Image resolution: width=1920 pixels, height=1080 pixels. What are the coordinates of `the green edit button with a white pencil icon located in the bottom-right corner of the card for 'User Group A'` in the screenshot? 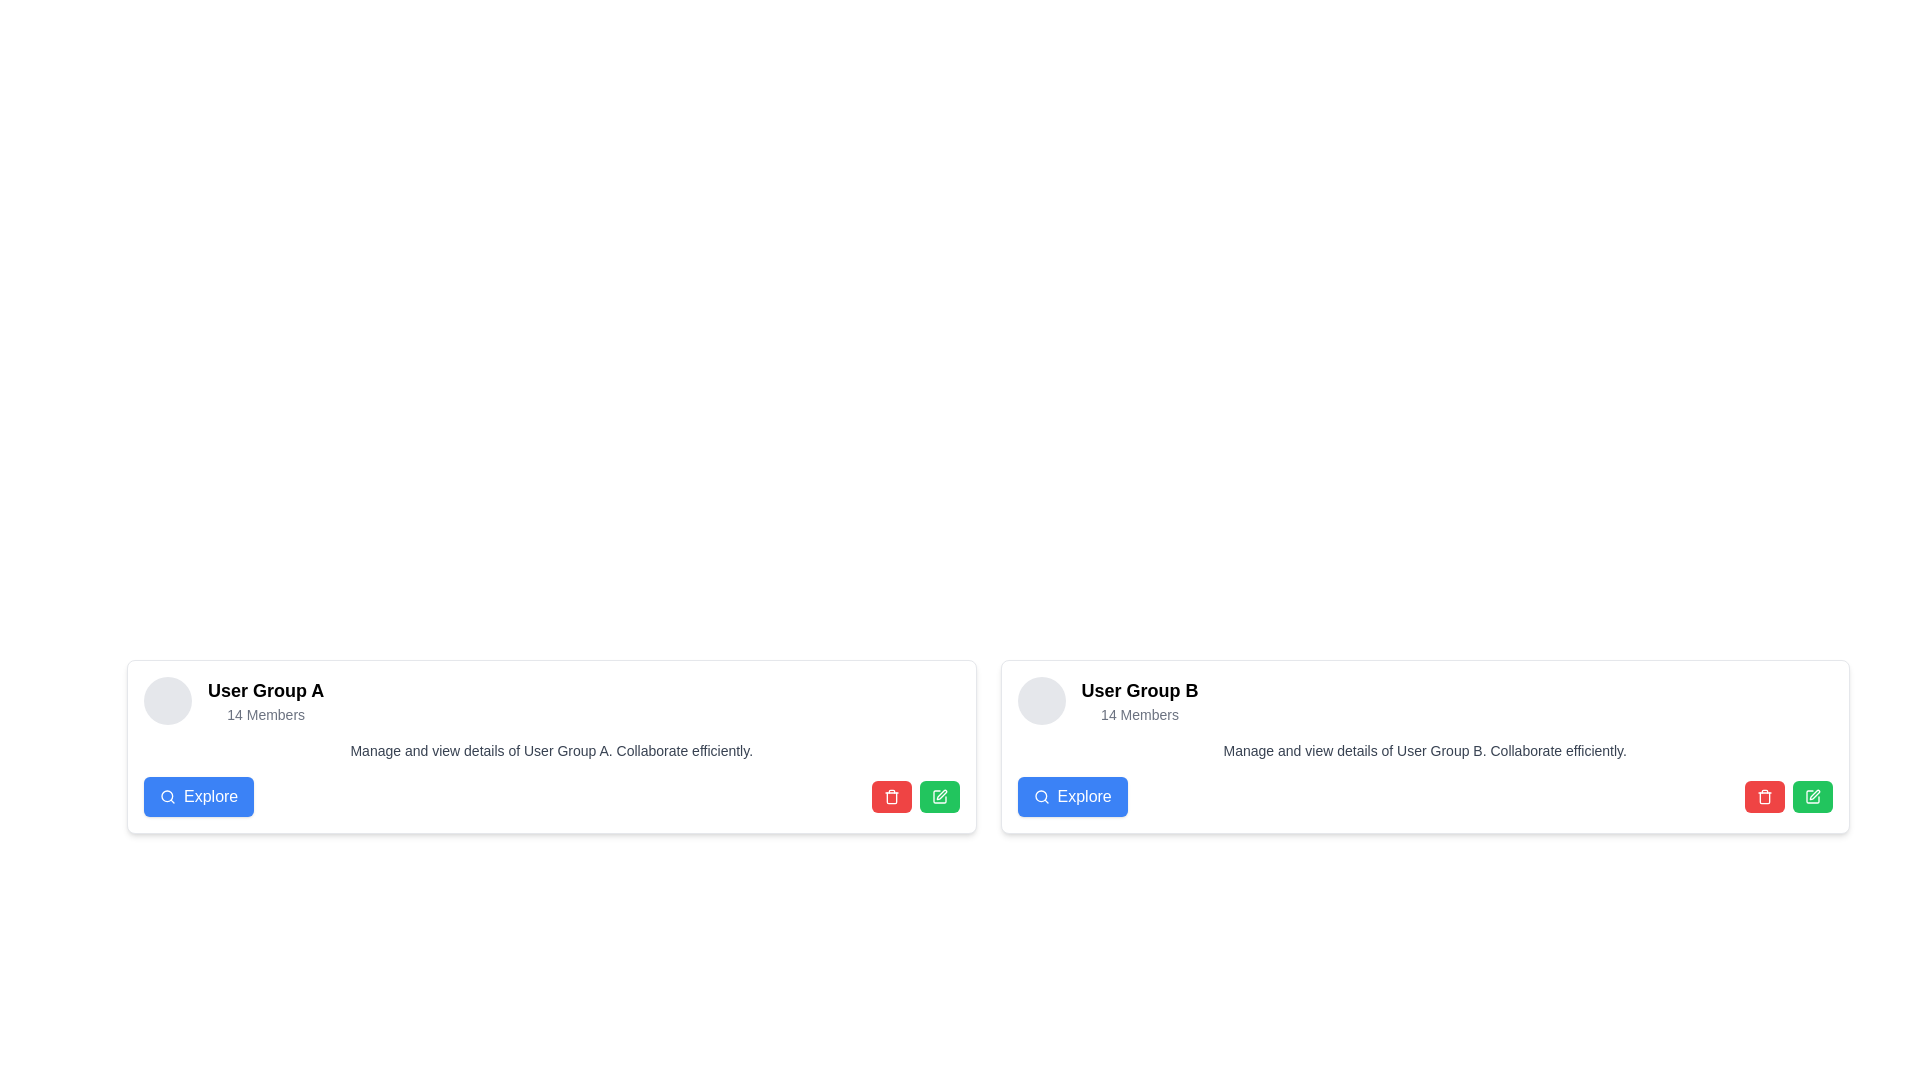 It's located at (914, 796).